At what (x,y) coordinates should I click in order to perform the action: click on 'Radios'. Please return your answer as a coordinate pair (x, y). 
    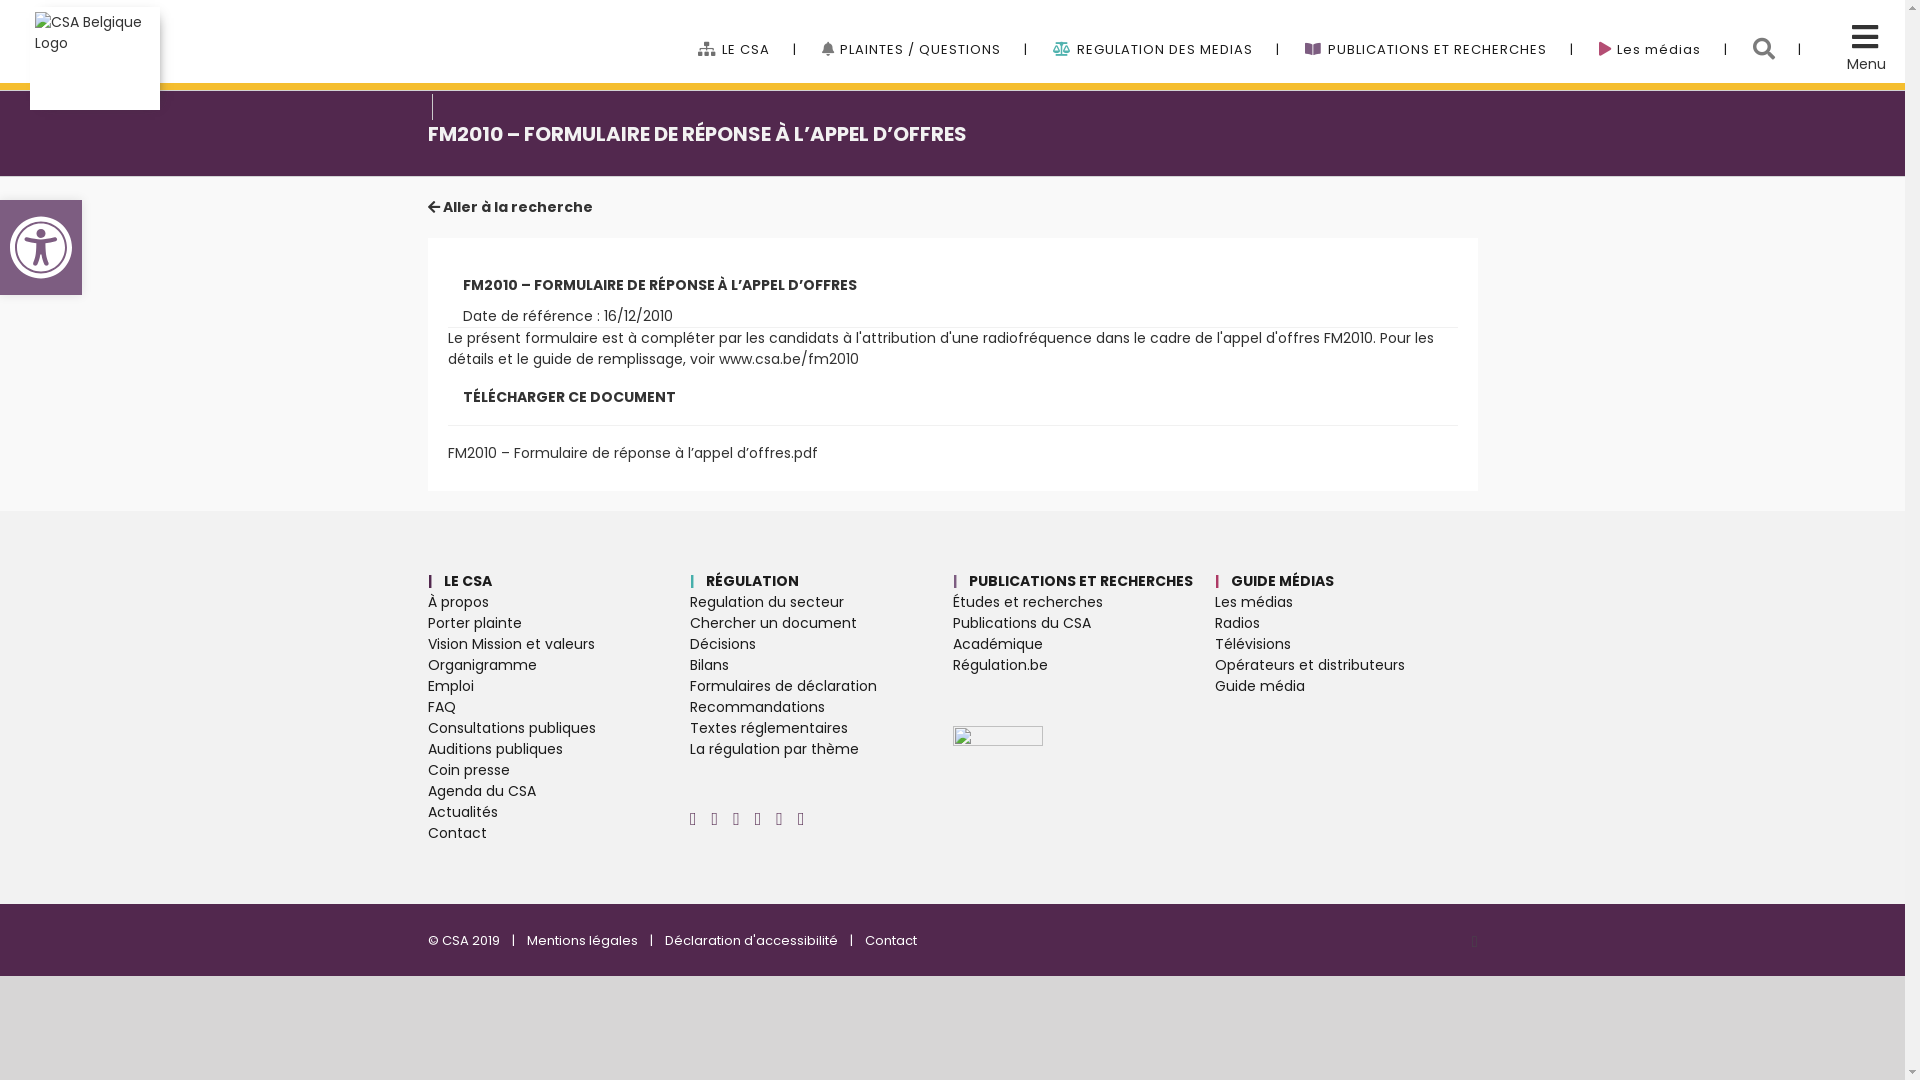
    Looking at the image, I should click on (1213, 622).